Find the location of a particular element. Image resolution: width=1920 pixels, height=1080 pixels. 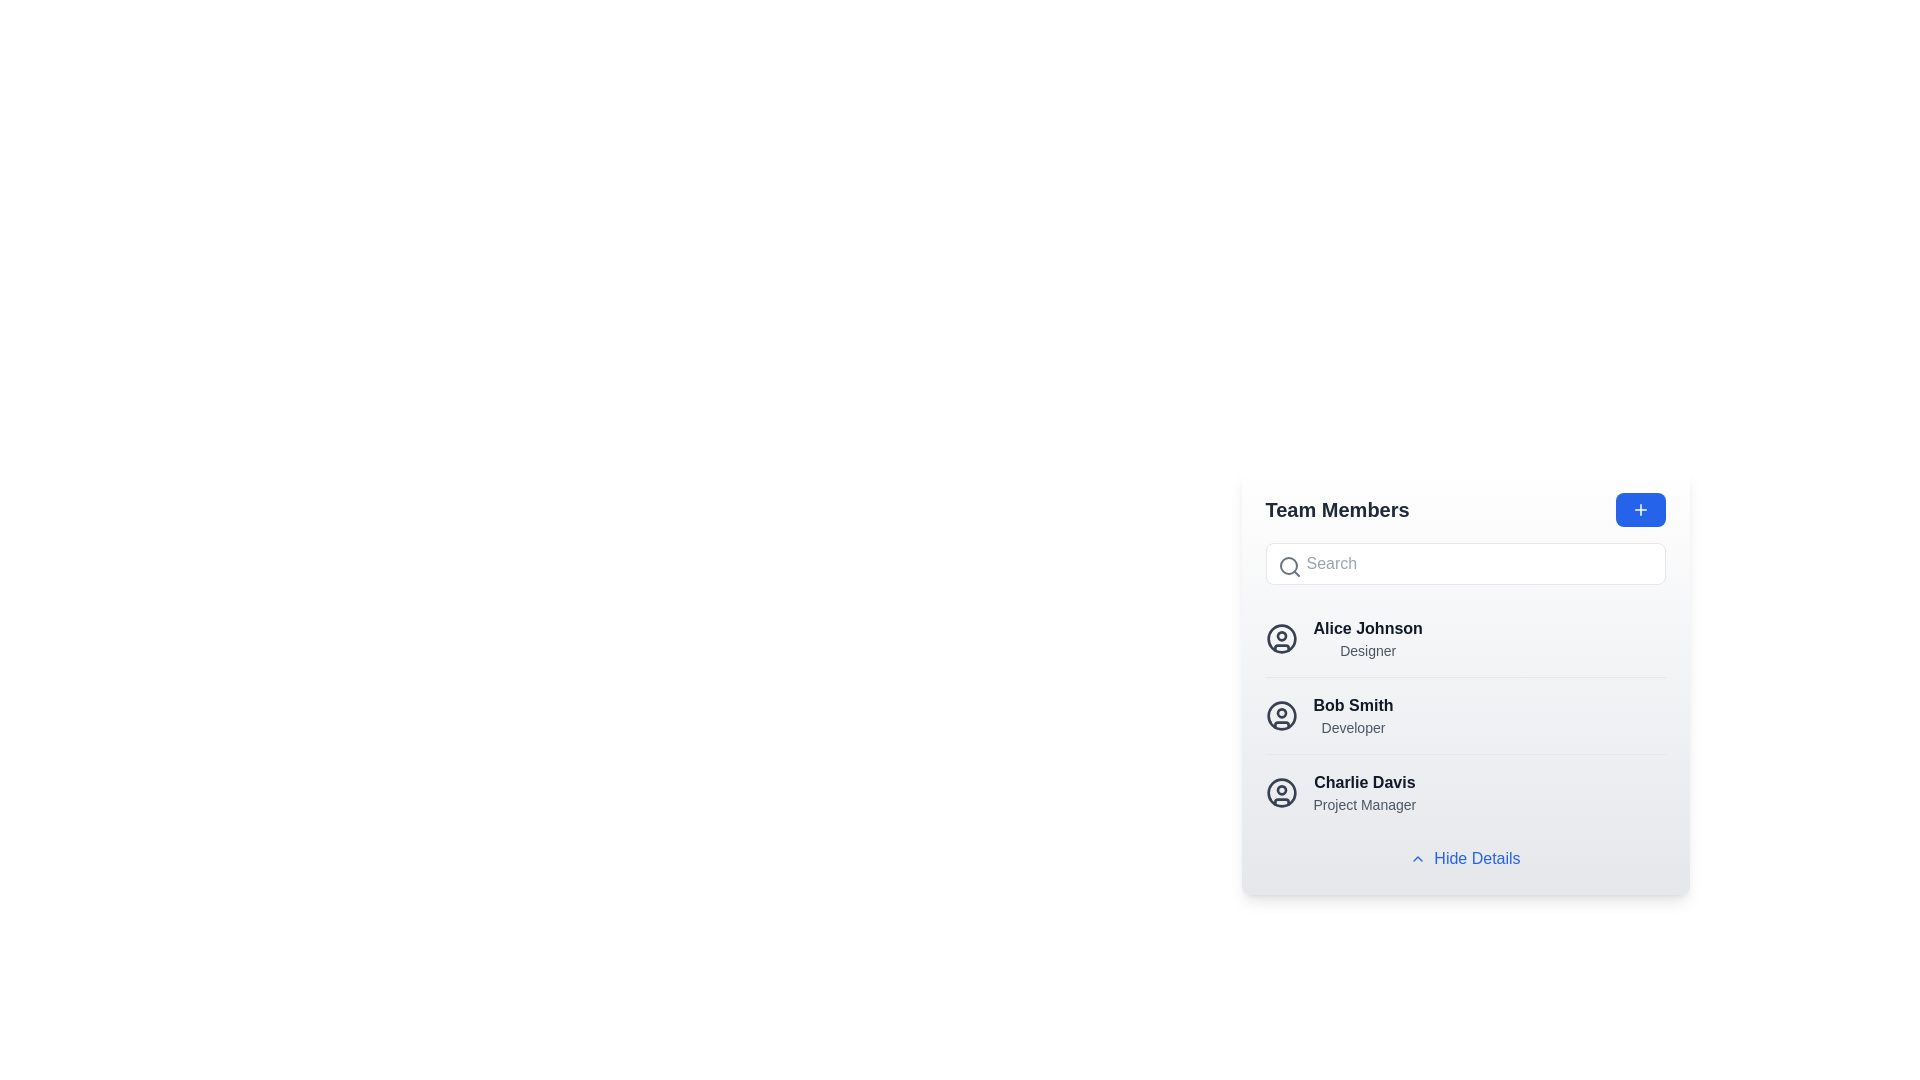

the decorative circle element representing 'Alice Johnson' in the user profile icons within the 'Team Members' panel is located at coordinates (1281, 639).